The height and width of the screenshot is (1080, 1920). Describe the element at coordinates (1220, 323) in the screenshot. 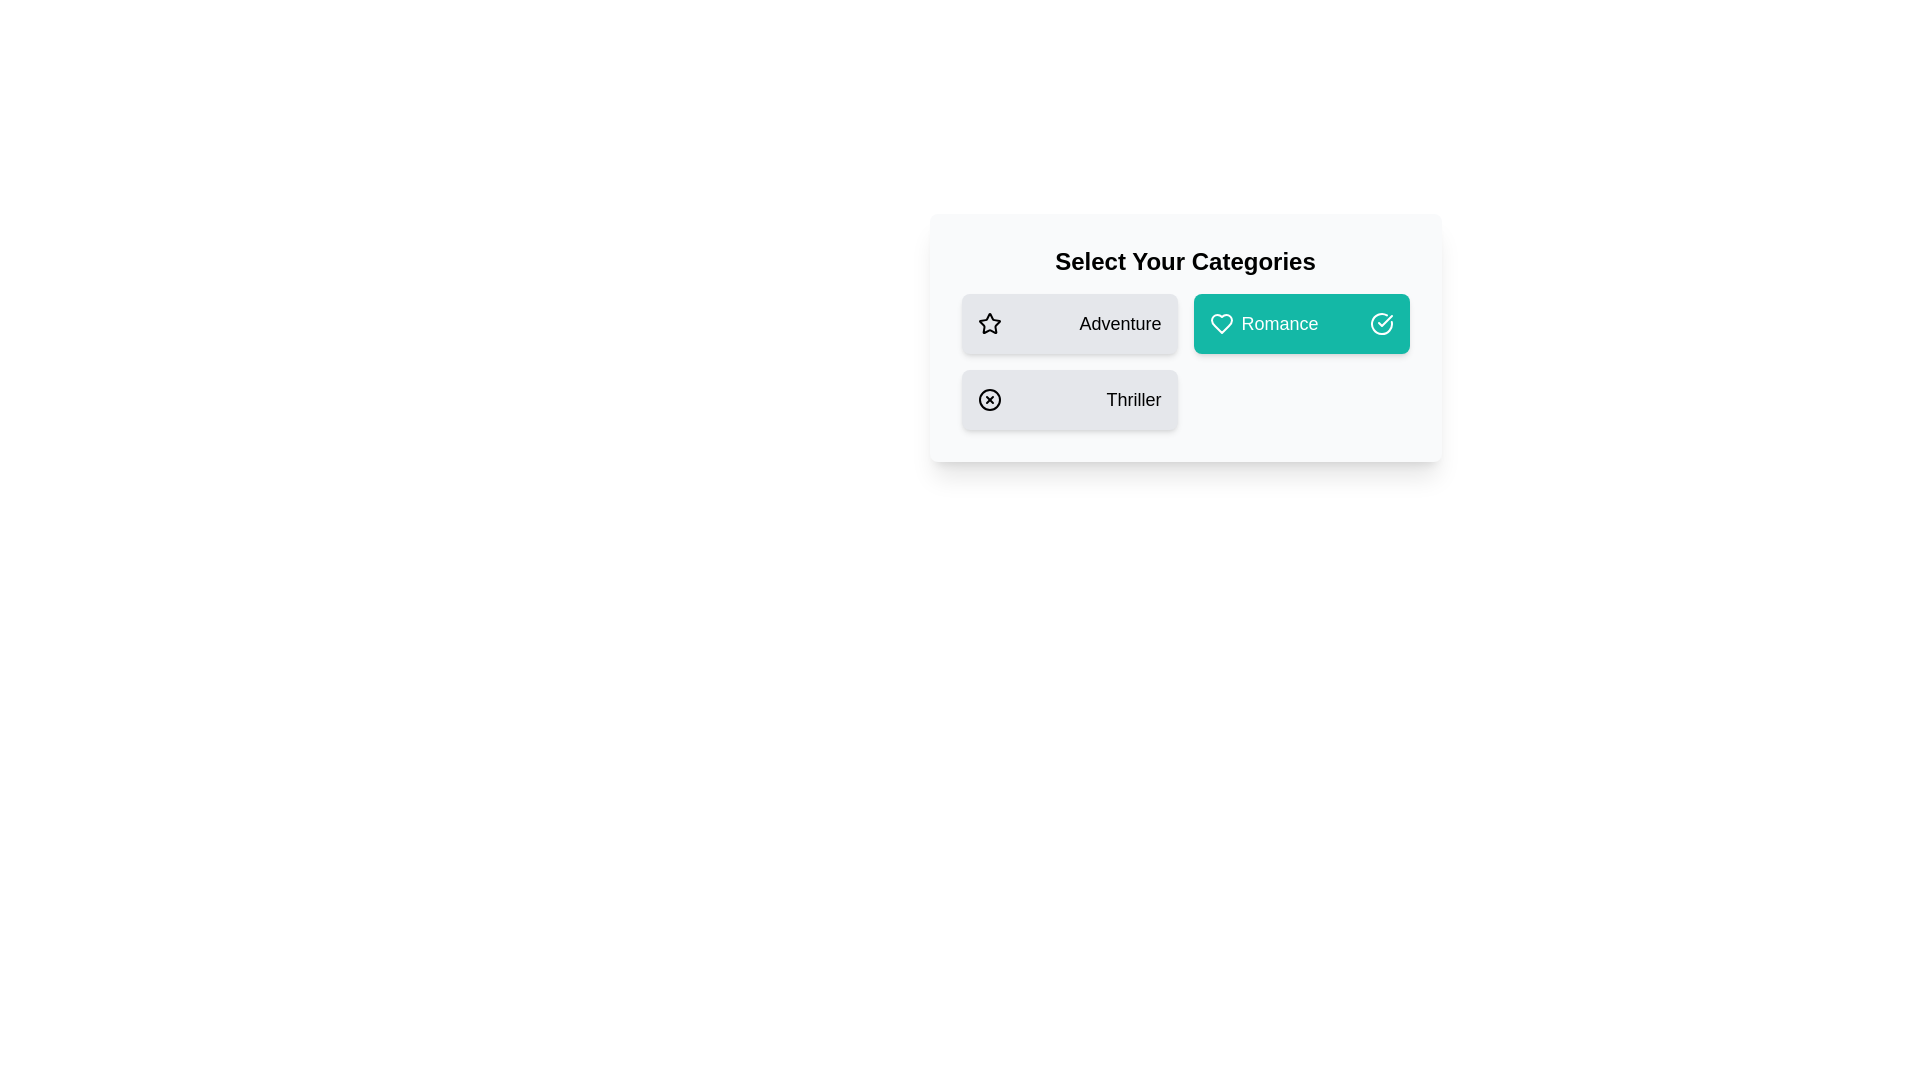

I see `the icon for the category Romance` at that location.